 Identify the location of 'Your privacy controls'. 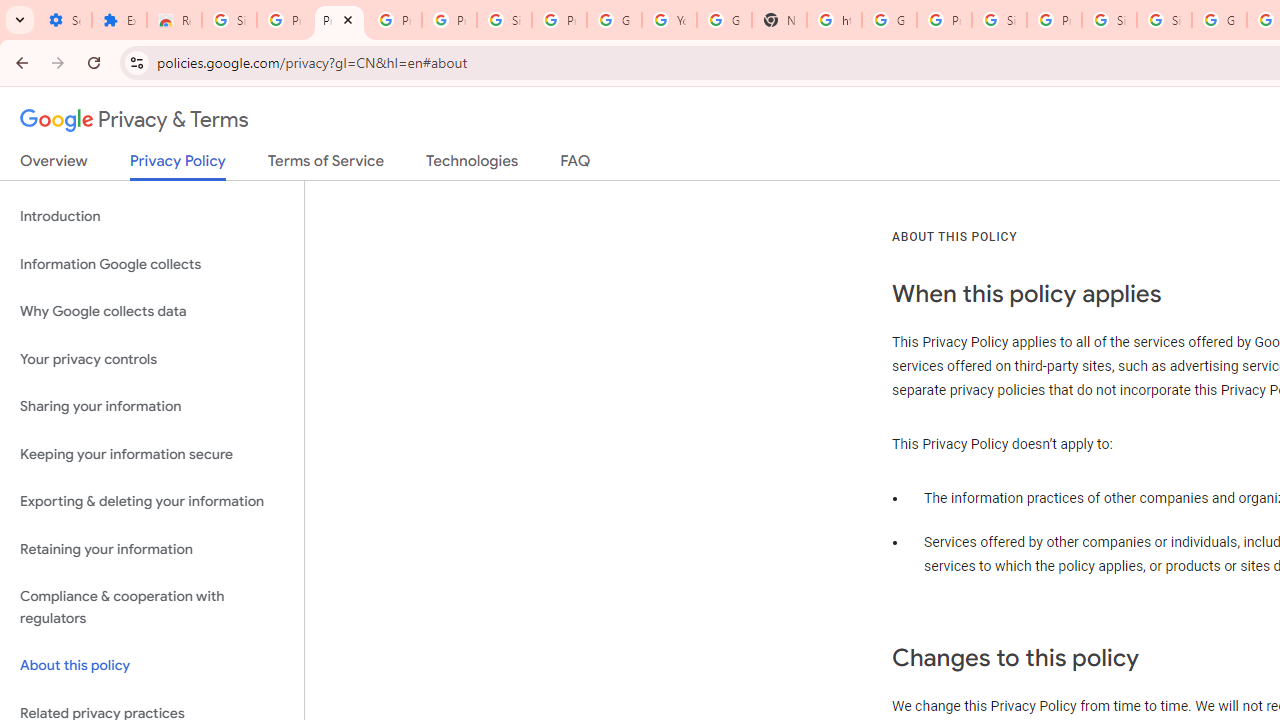
(151, 358).